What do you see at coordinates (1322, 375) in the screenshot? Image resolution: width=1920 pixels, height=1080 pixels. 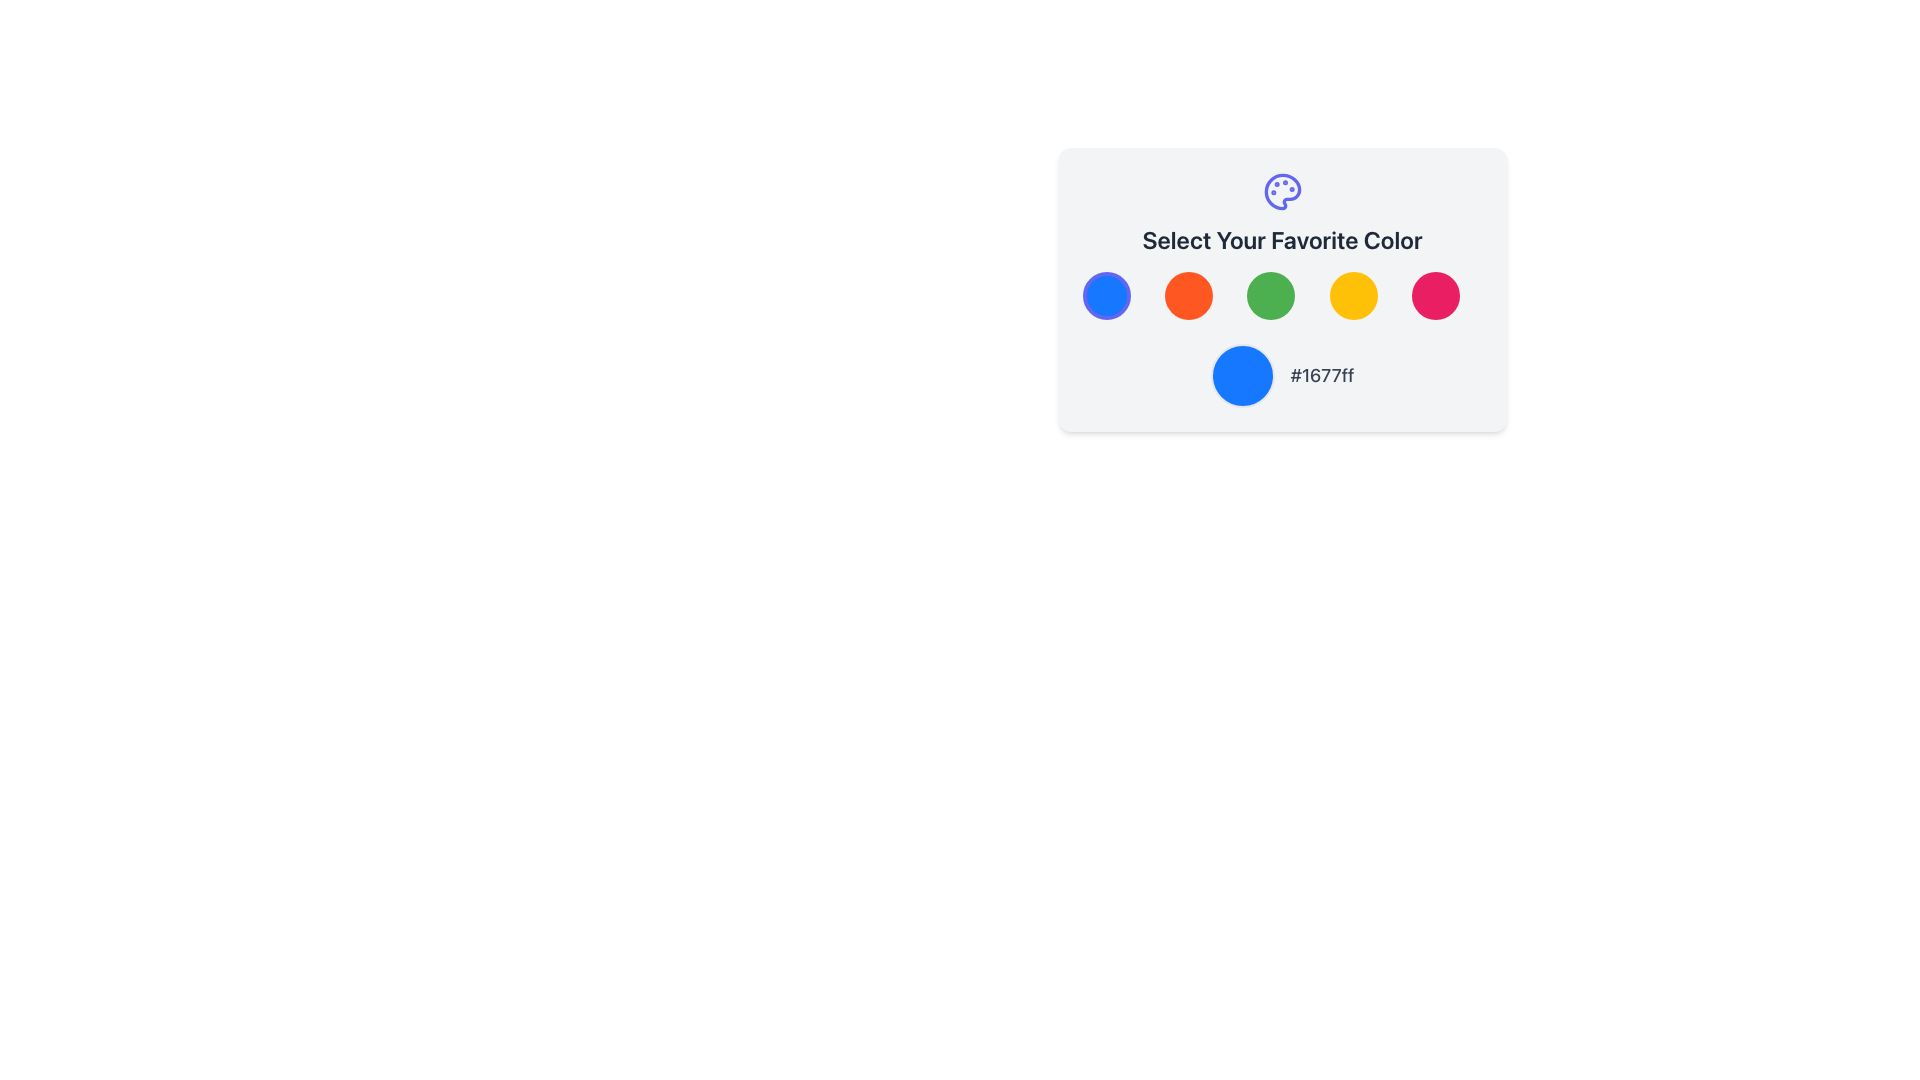 I see `the text label located to the right of the blue circular shape in the card-like interface` at bounding box center [1322, 375].